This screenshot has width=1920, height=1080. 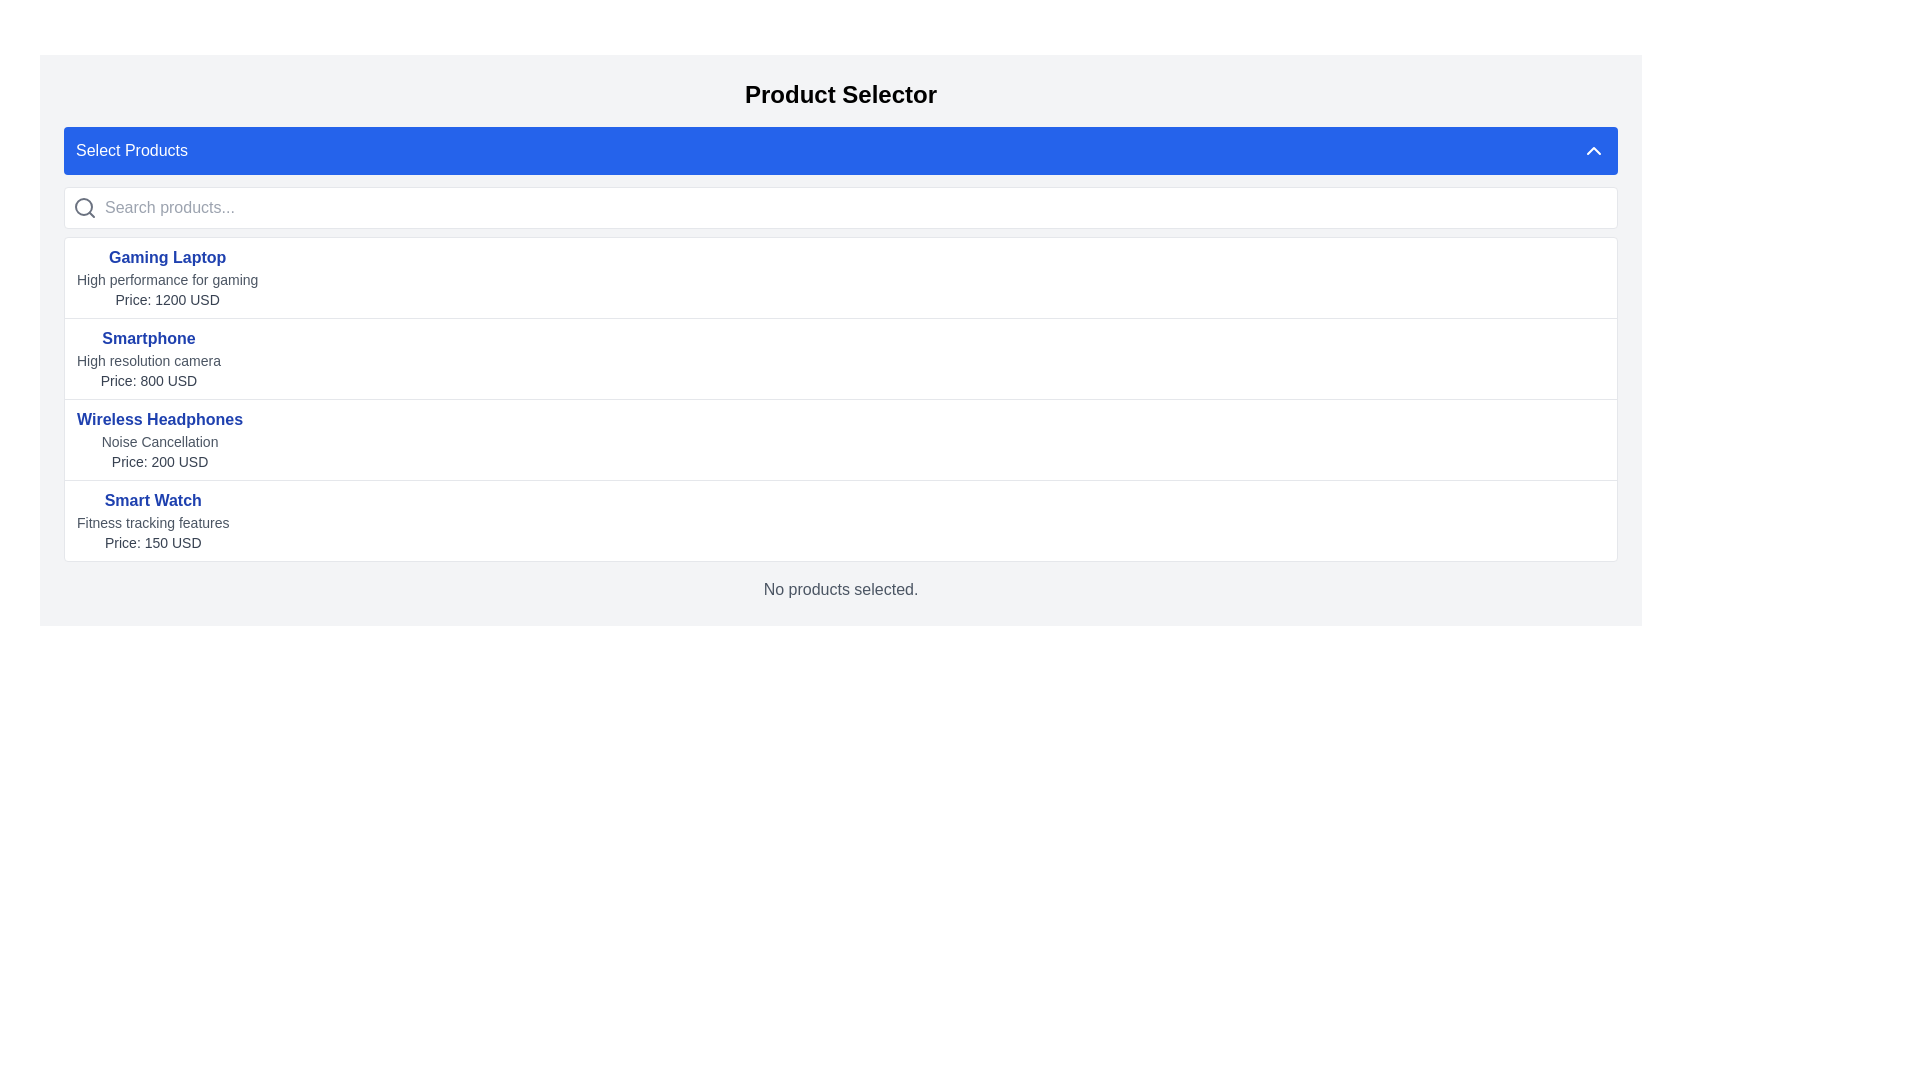 What do you see at coordinates (167, 277) in the screenshot?
I see `the first product listing item for 'Gaming Laptop' in the 'Select Products' section, located below the search bar` at bounding box center [167, 277].